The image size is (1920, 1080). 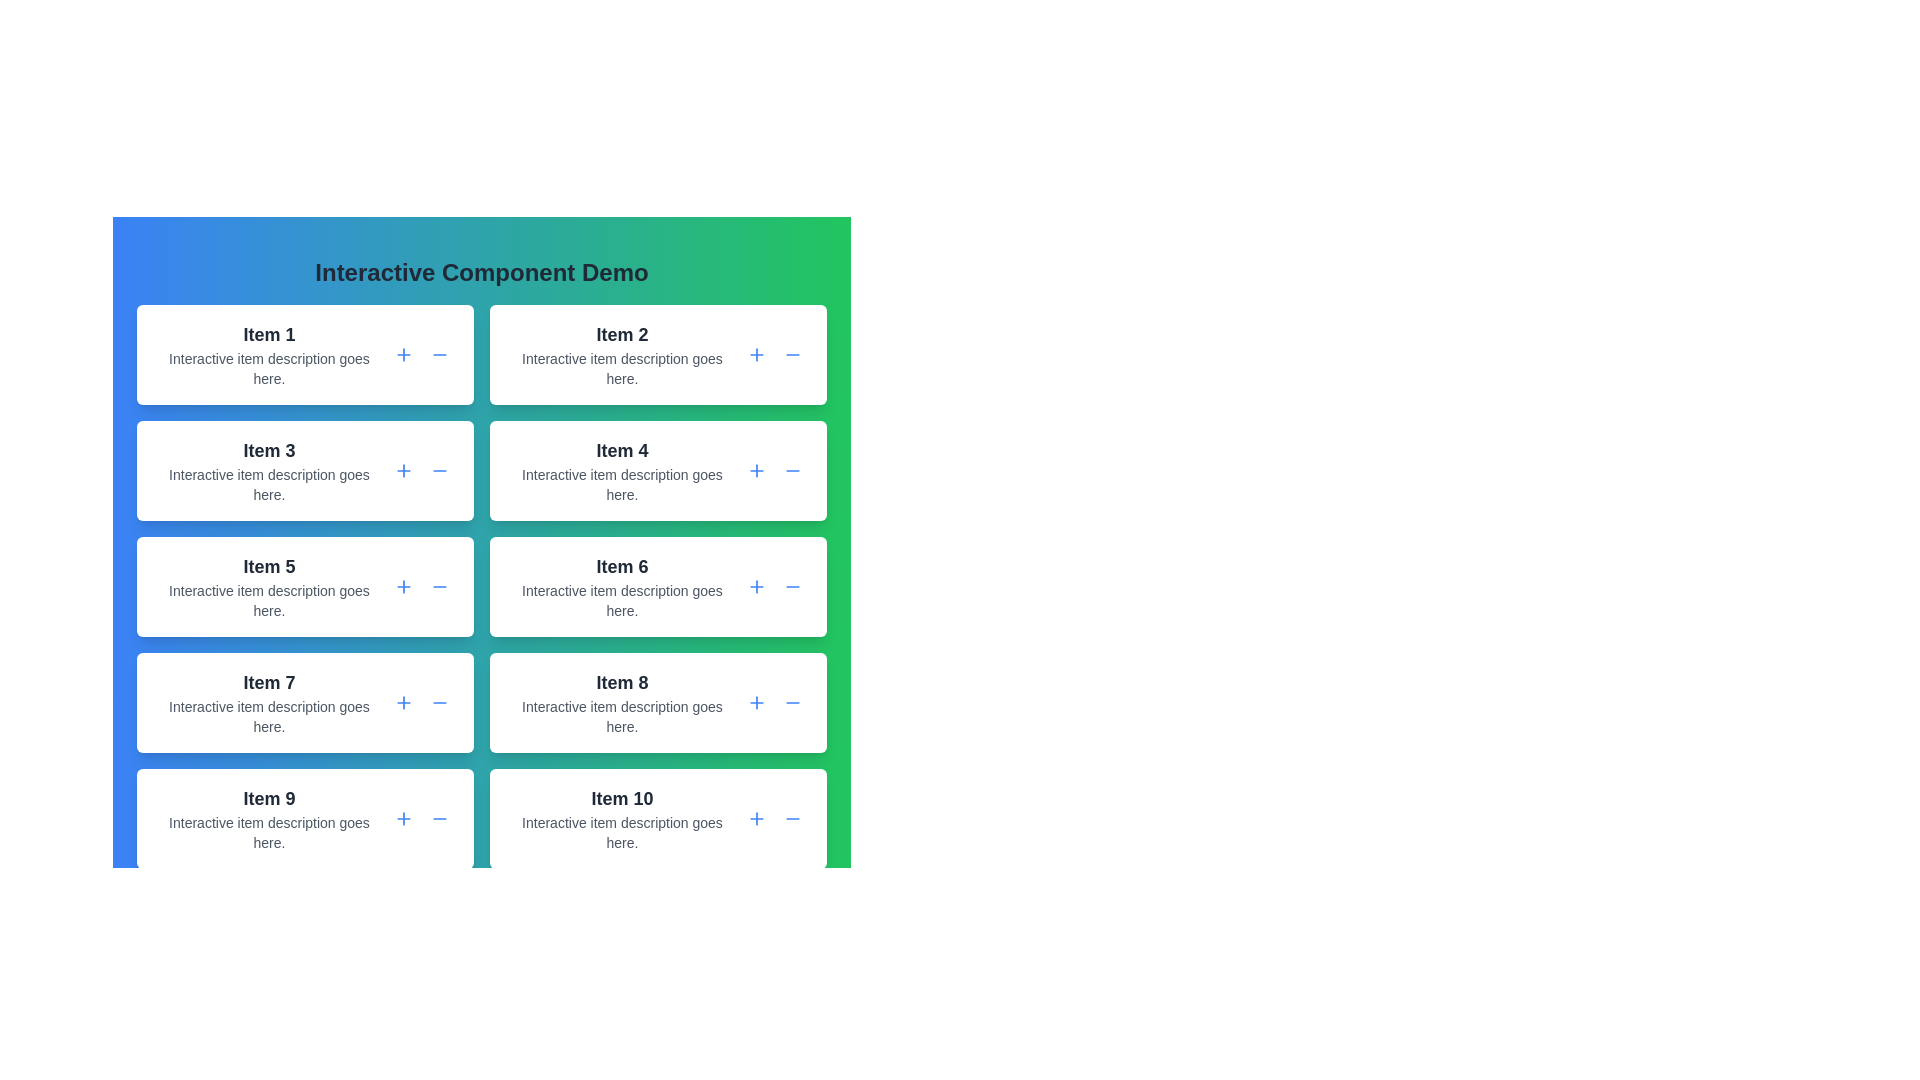 I want to click on the button, so click(x=756, y=353).